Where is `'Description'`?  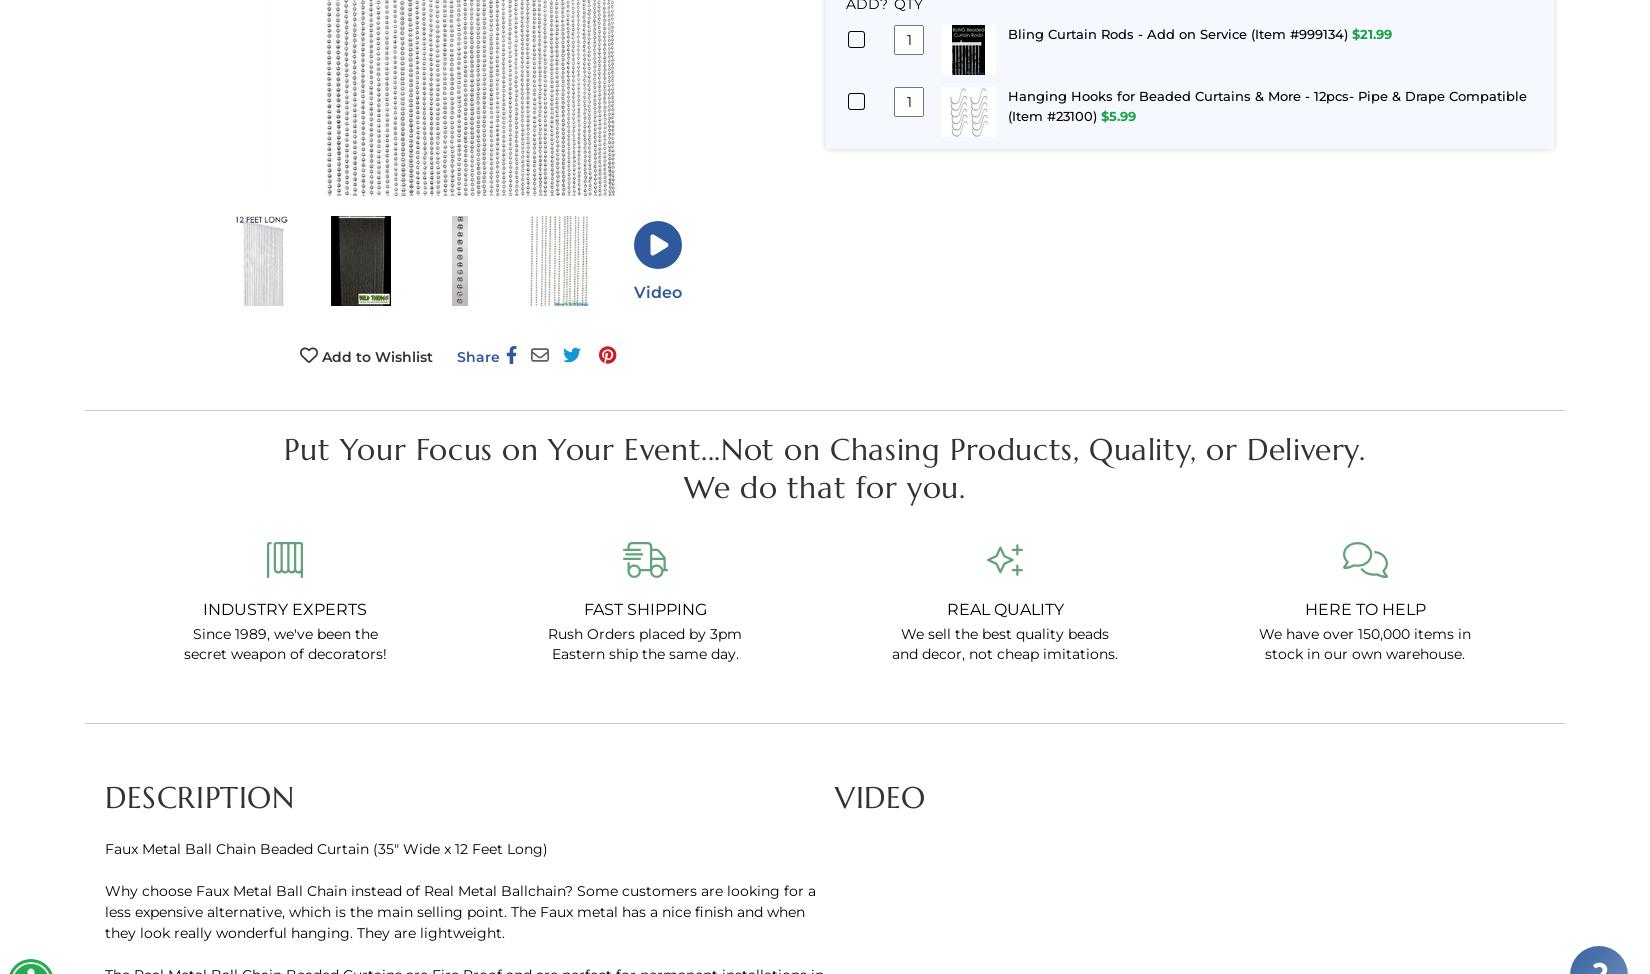 'Description' is located at coordinates (199, 796).